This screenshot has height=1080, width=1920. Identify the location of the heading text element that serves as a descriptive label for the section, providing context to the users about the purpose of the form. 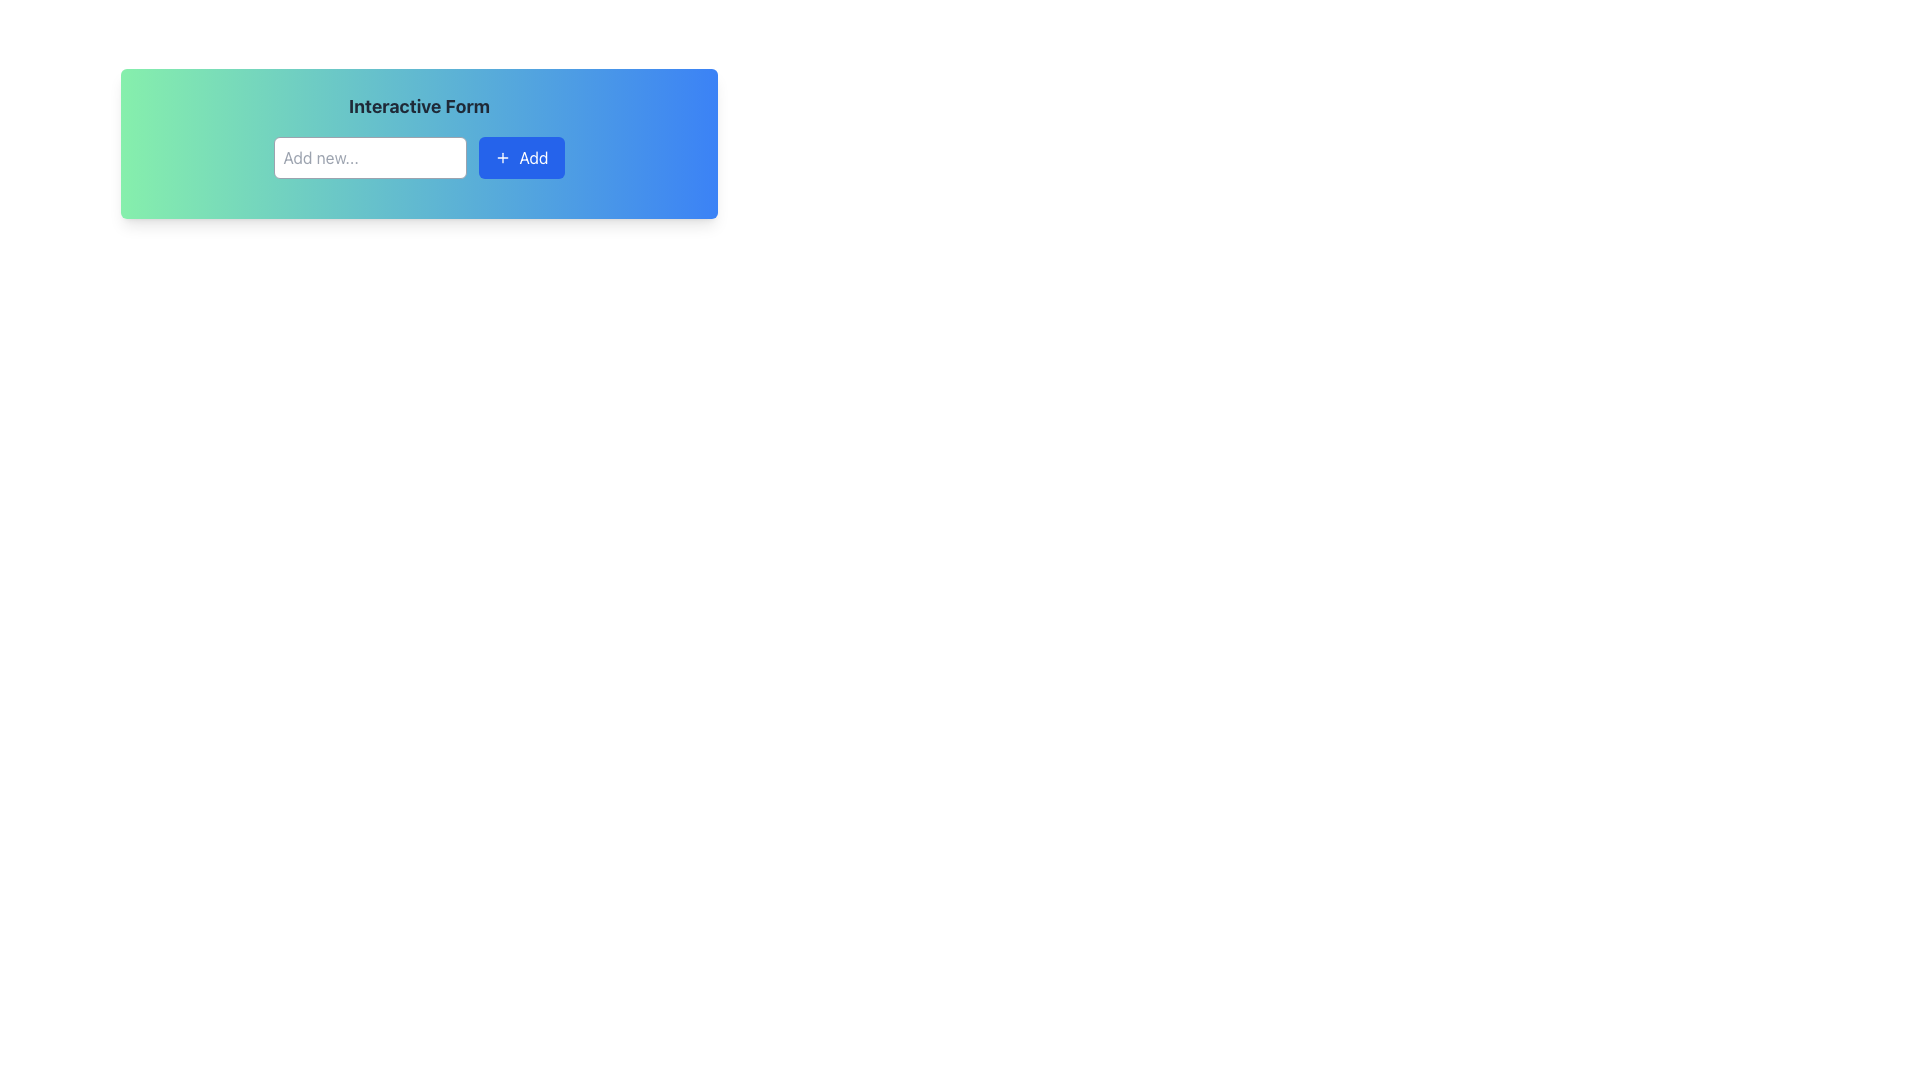
(418, 107).